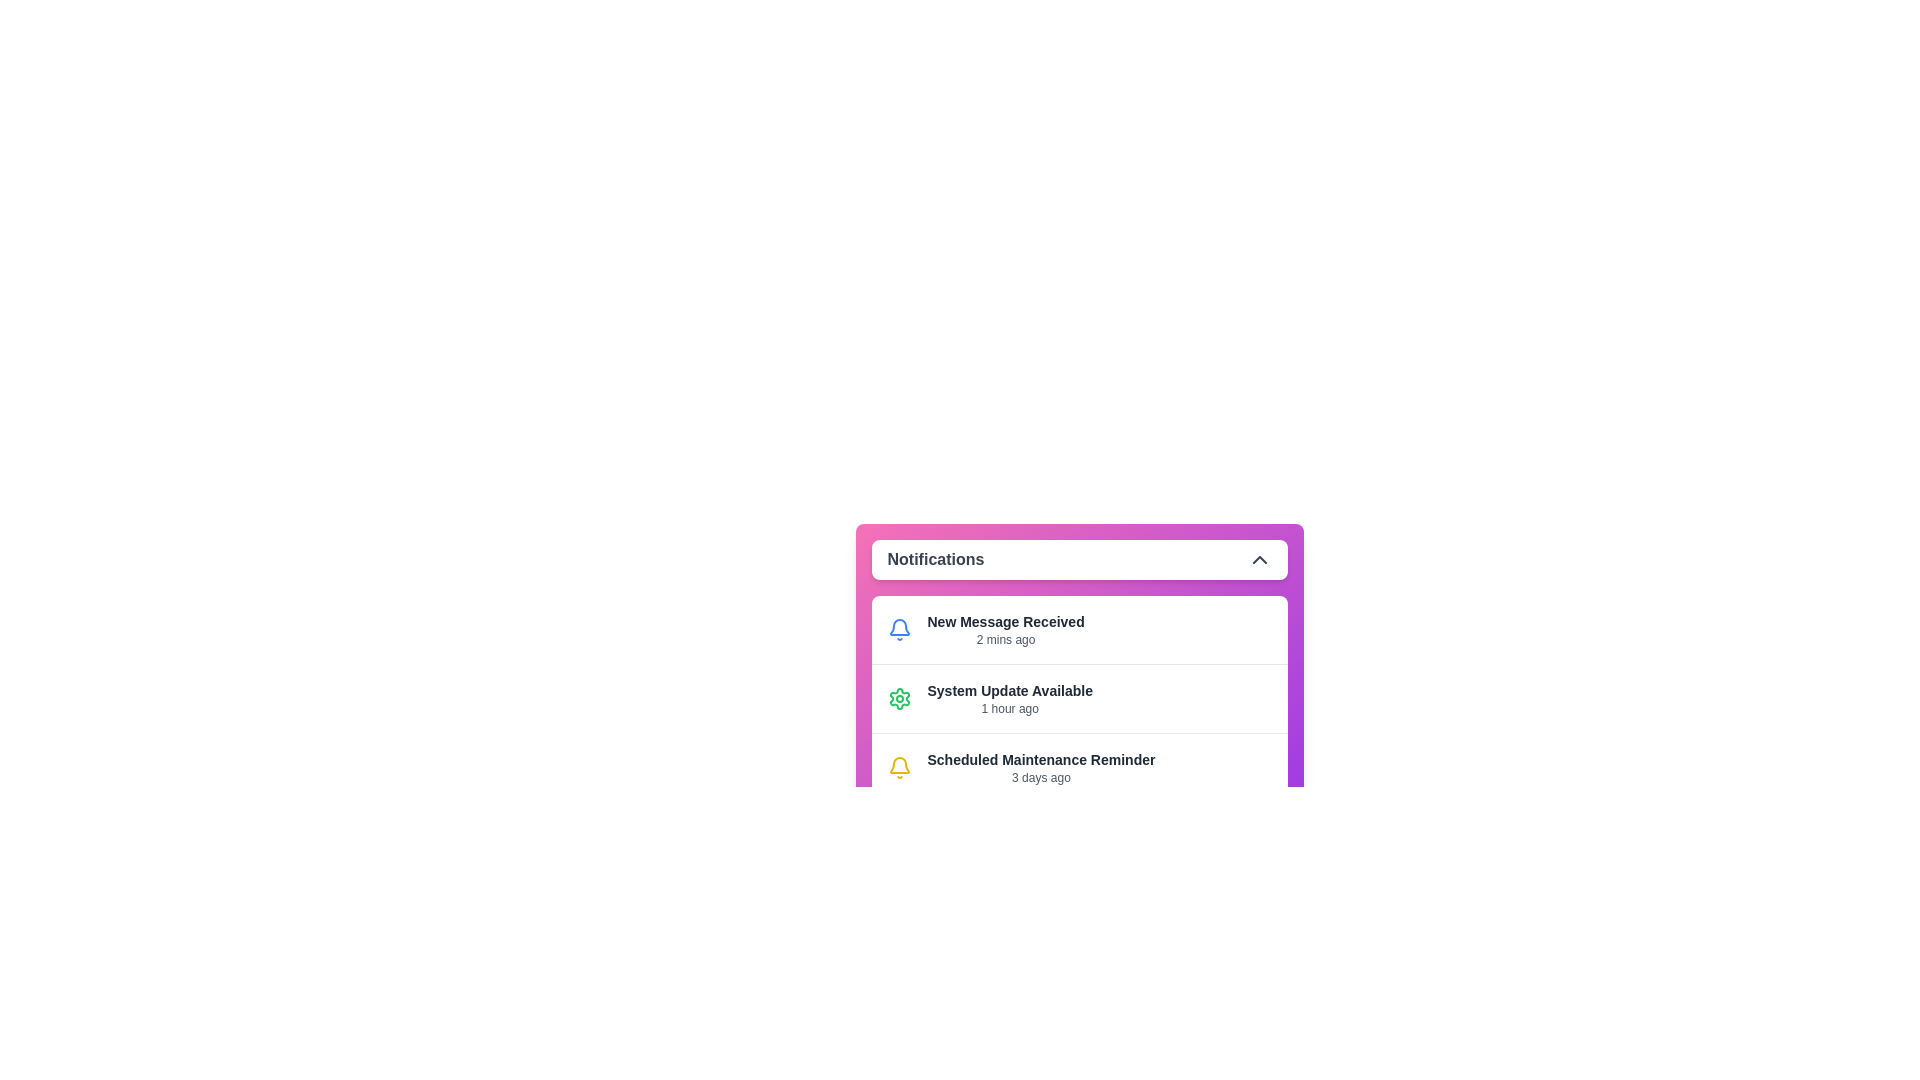  What do you see at coordinates (1078, 559) in the screenshot?
I see `the 'Notifications' Toggle Header using keyboard navigation` at bounding box center [1078, 559].